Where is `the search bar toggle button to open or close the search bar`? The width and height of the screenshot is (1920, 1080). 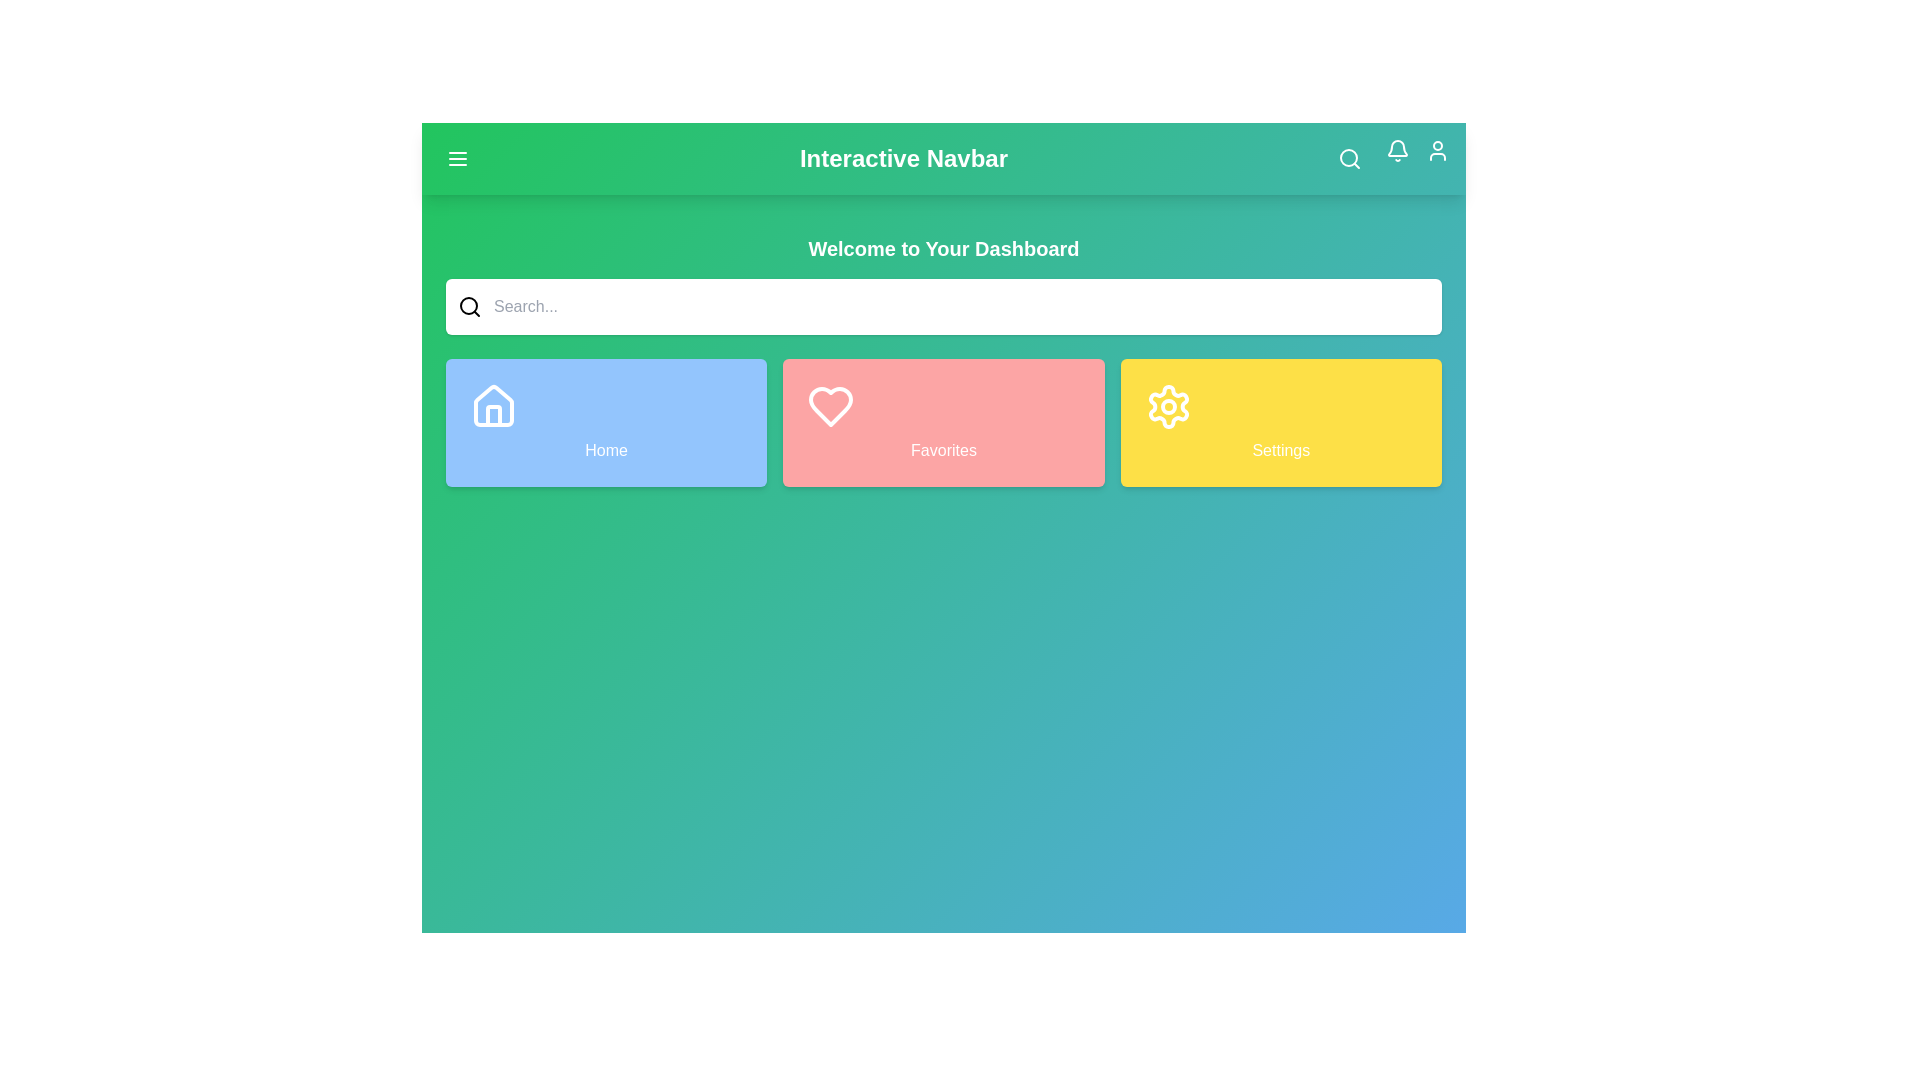 the search bar toggle button to open or close the search bar is located at coordinates (1349, 157).